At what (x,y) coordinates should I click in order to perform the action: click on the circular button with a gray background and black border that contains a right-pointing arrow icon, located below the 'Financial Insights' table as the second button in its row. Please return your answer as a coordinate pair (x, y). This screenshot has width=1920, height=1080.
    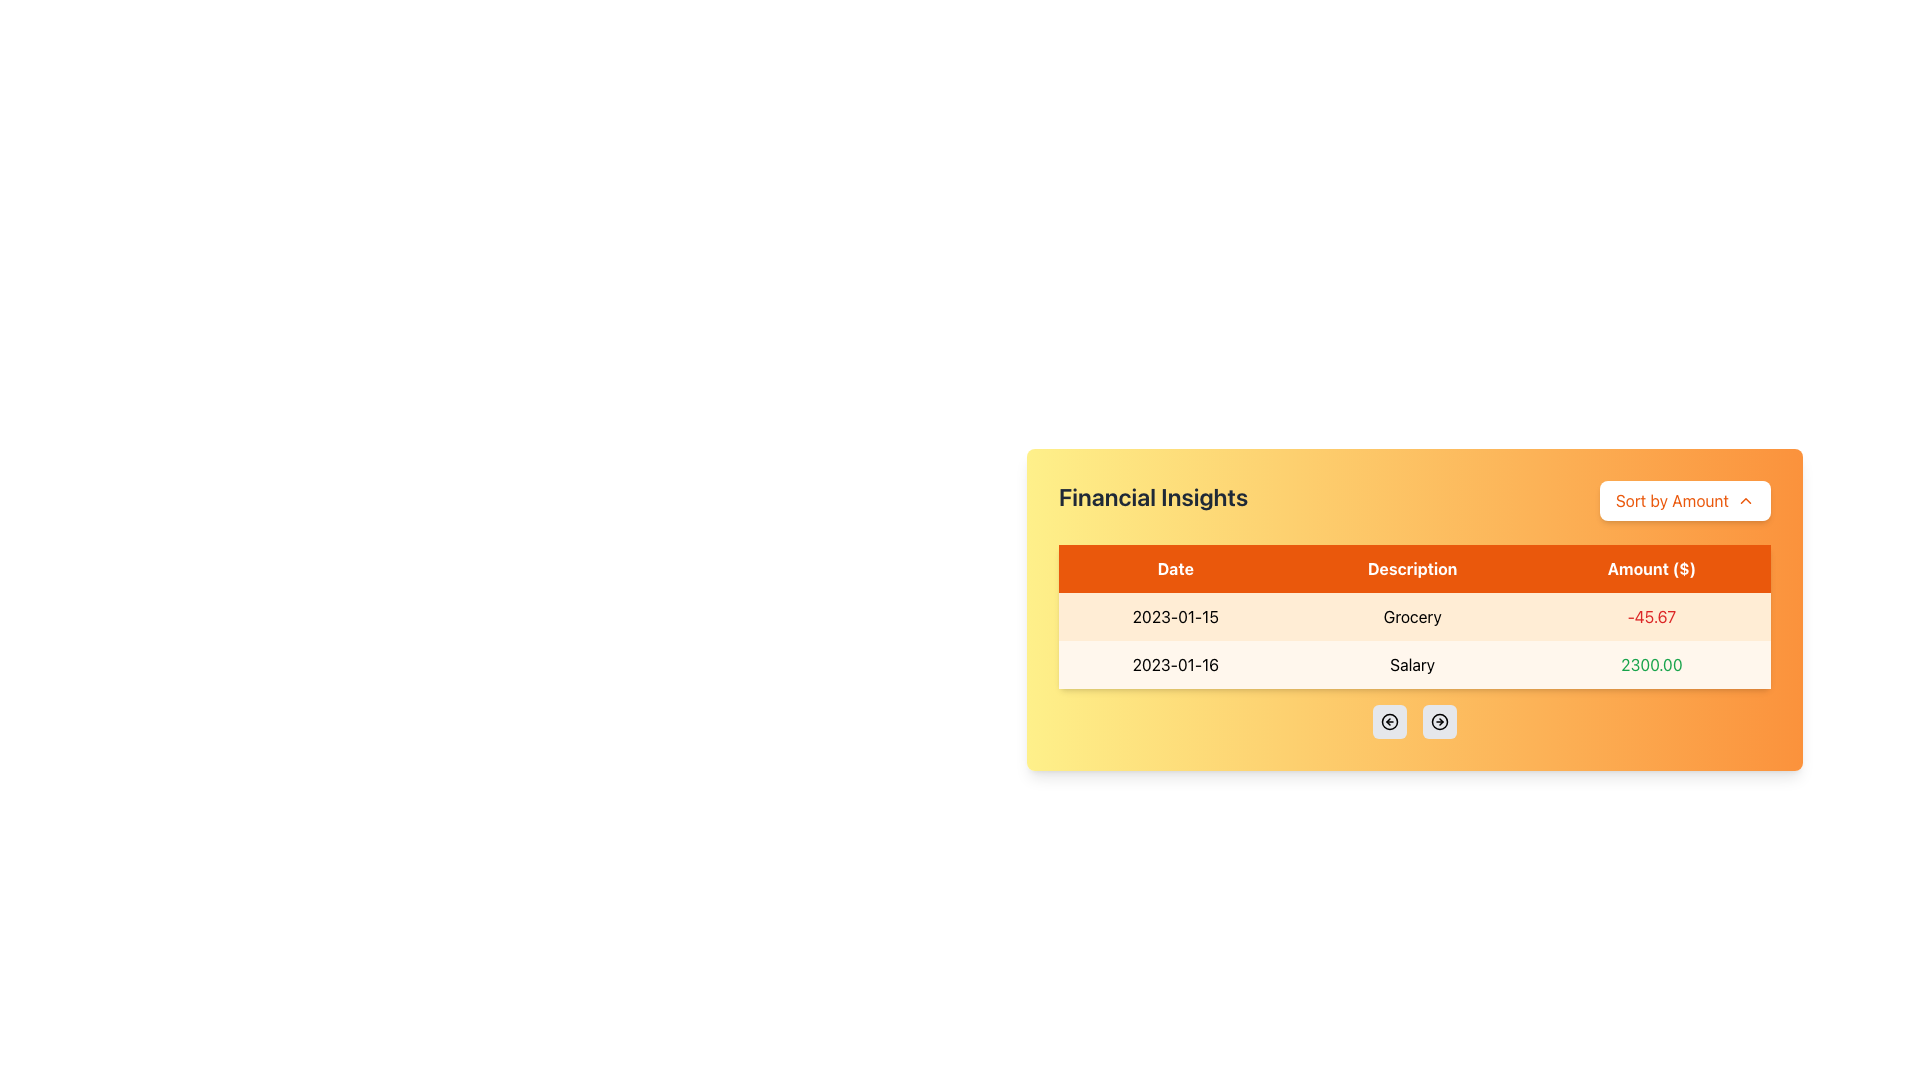
    Looking at the image, I should click on (1440, 721).